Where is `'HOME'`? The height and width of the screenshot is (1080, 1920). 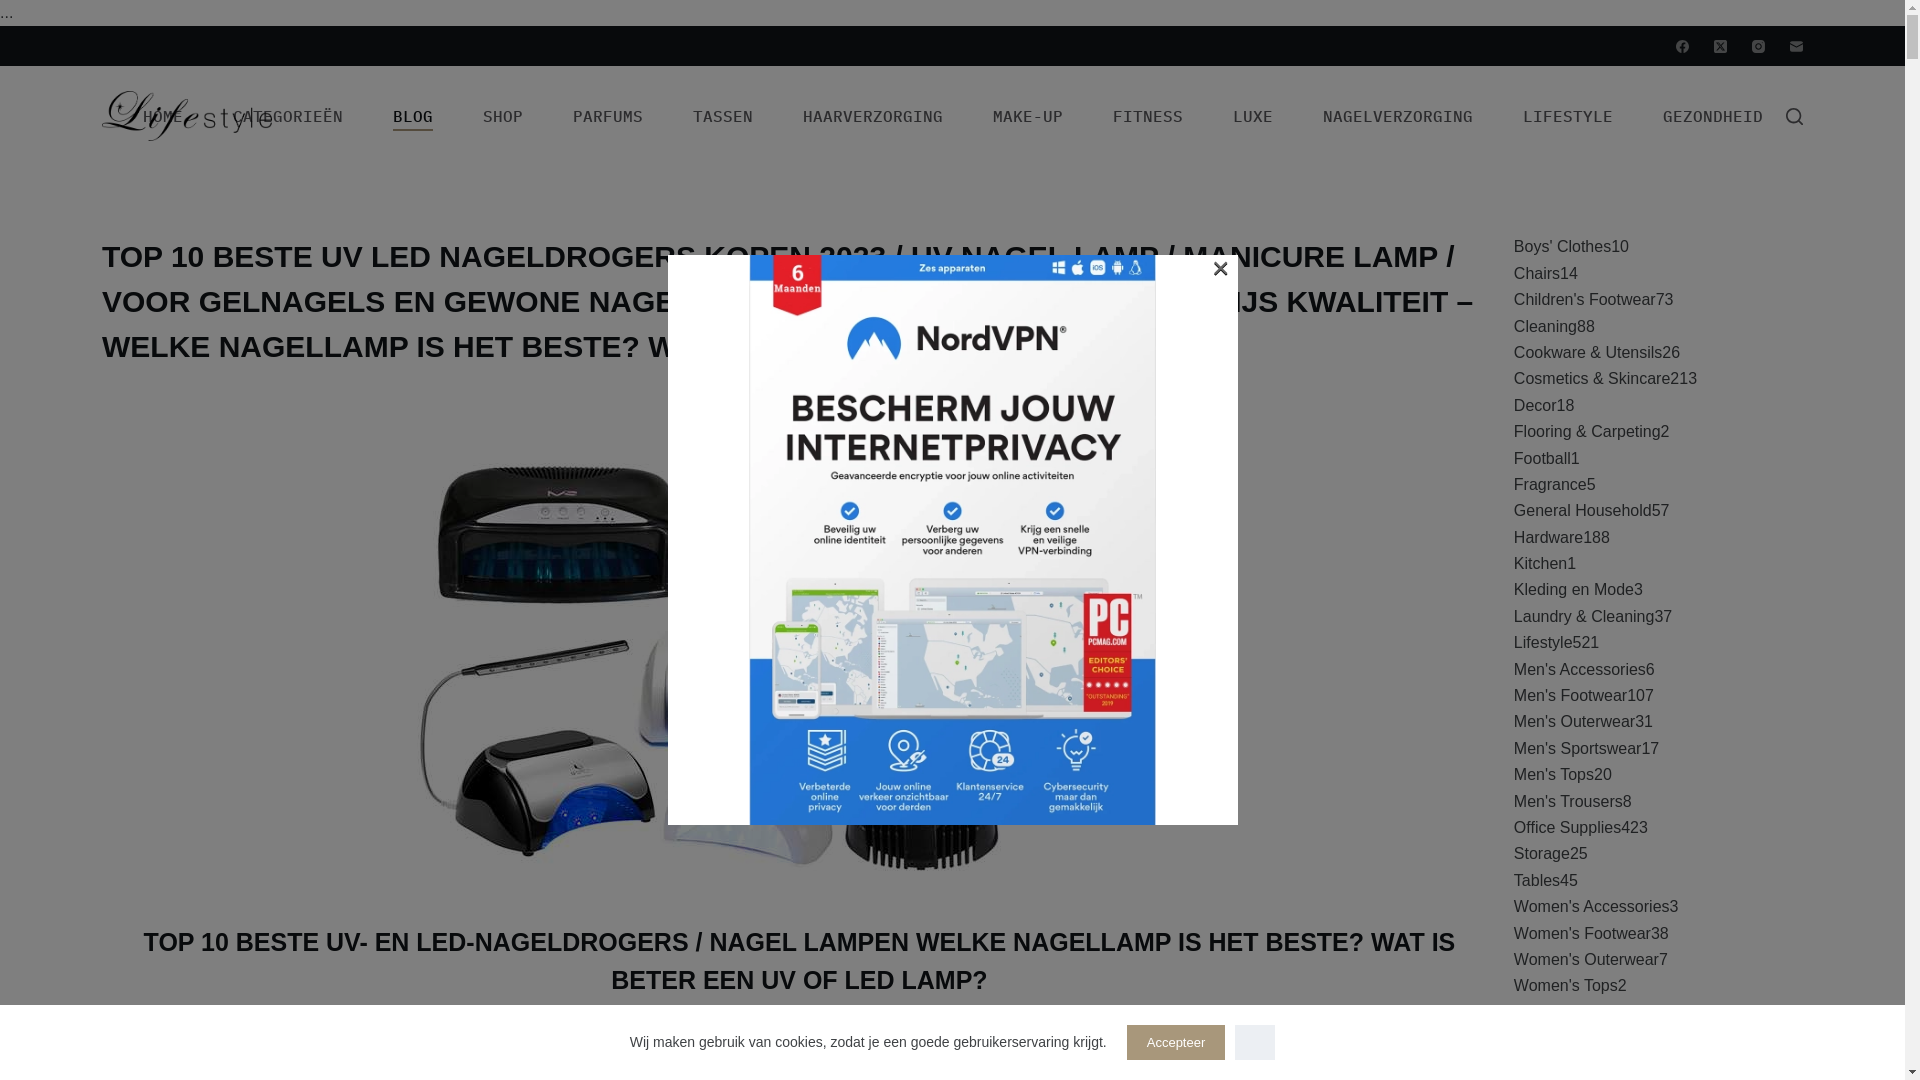
'HOME' is located at coordinates (163, 115).